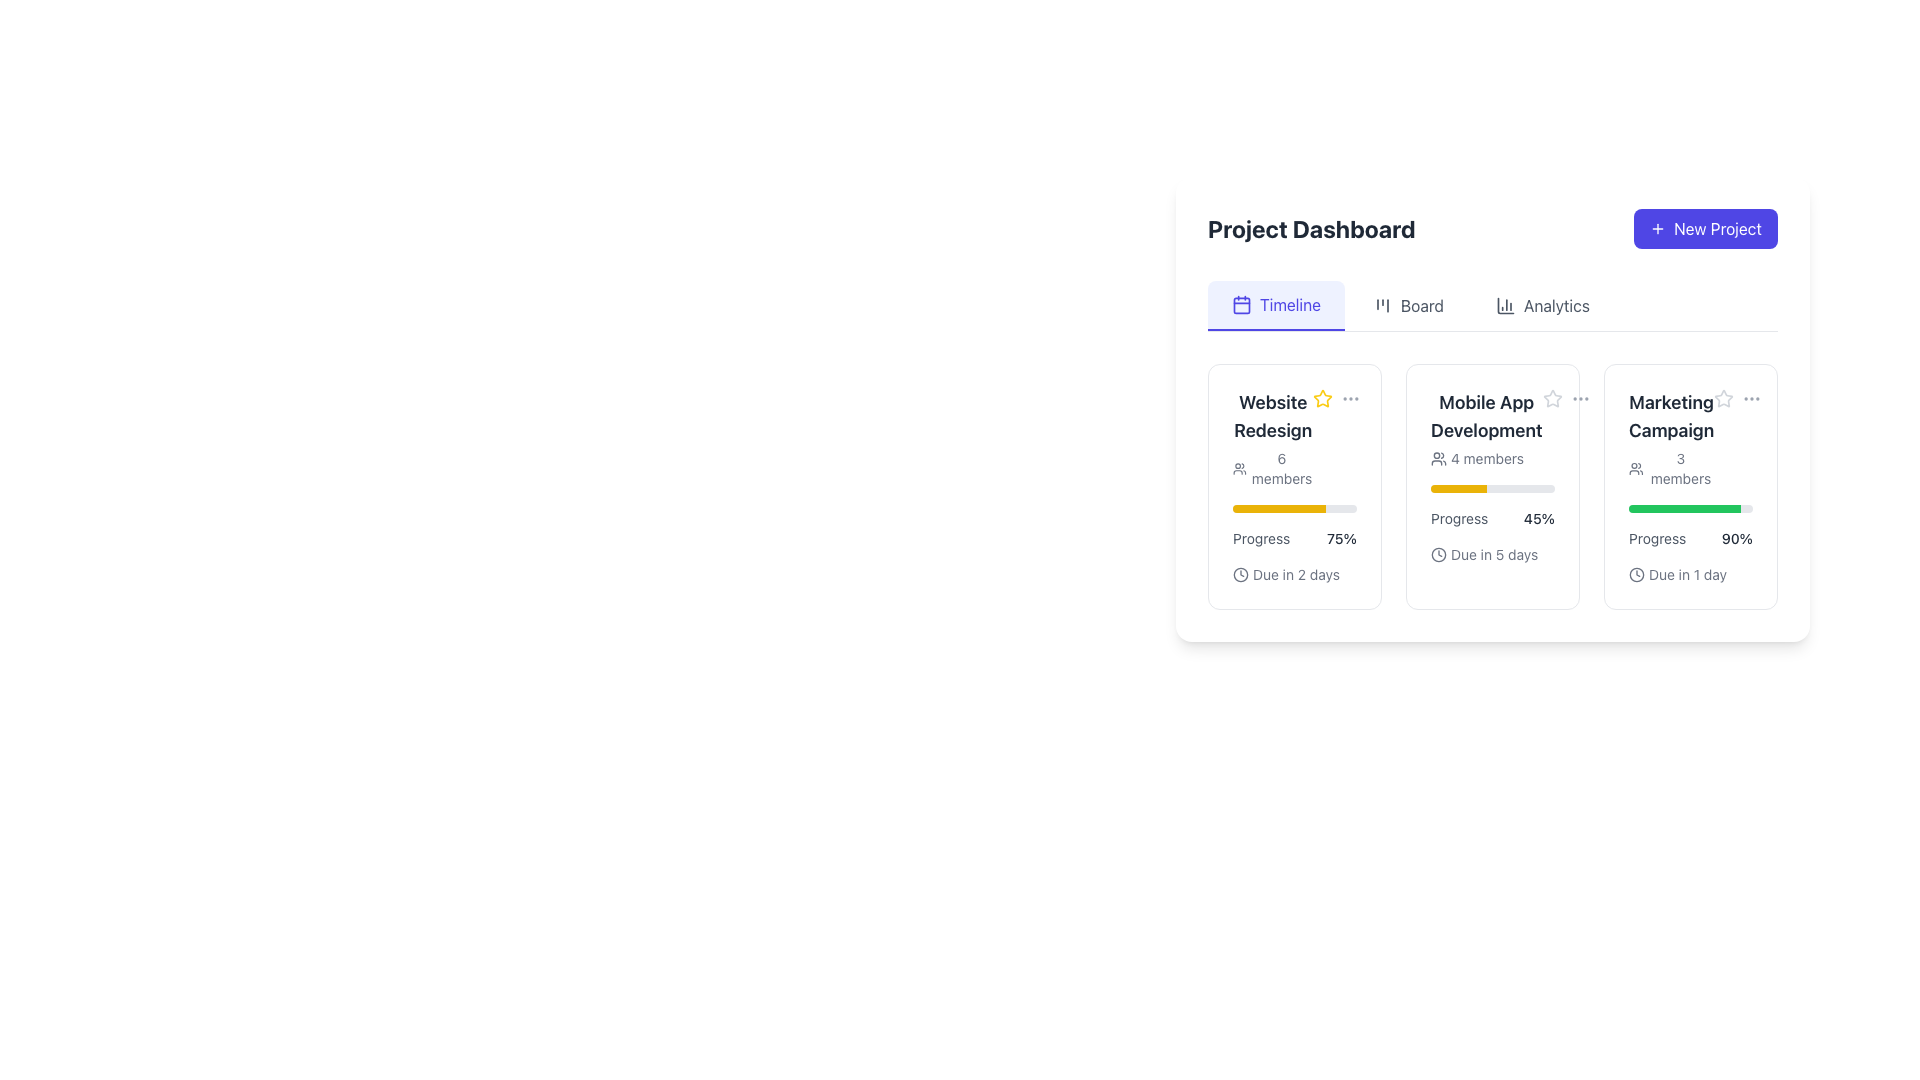 This screenshot has height=1080, width=1920. What do you see at coordinates (1275, 305) in the screenshot?
I see `the leftmost navigation tab in the dashboard` at bounding box center [1275, 305].